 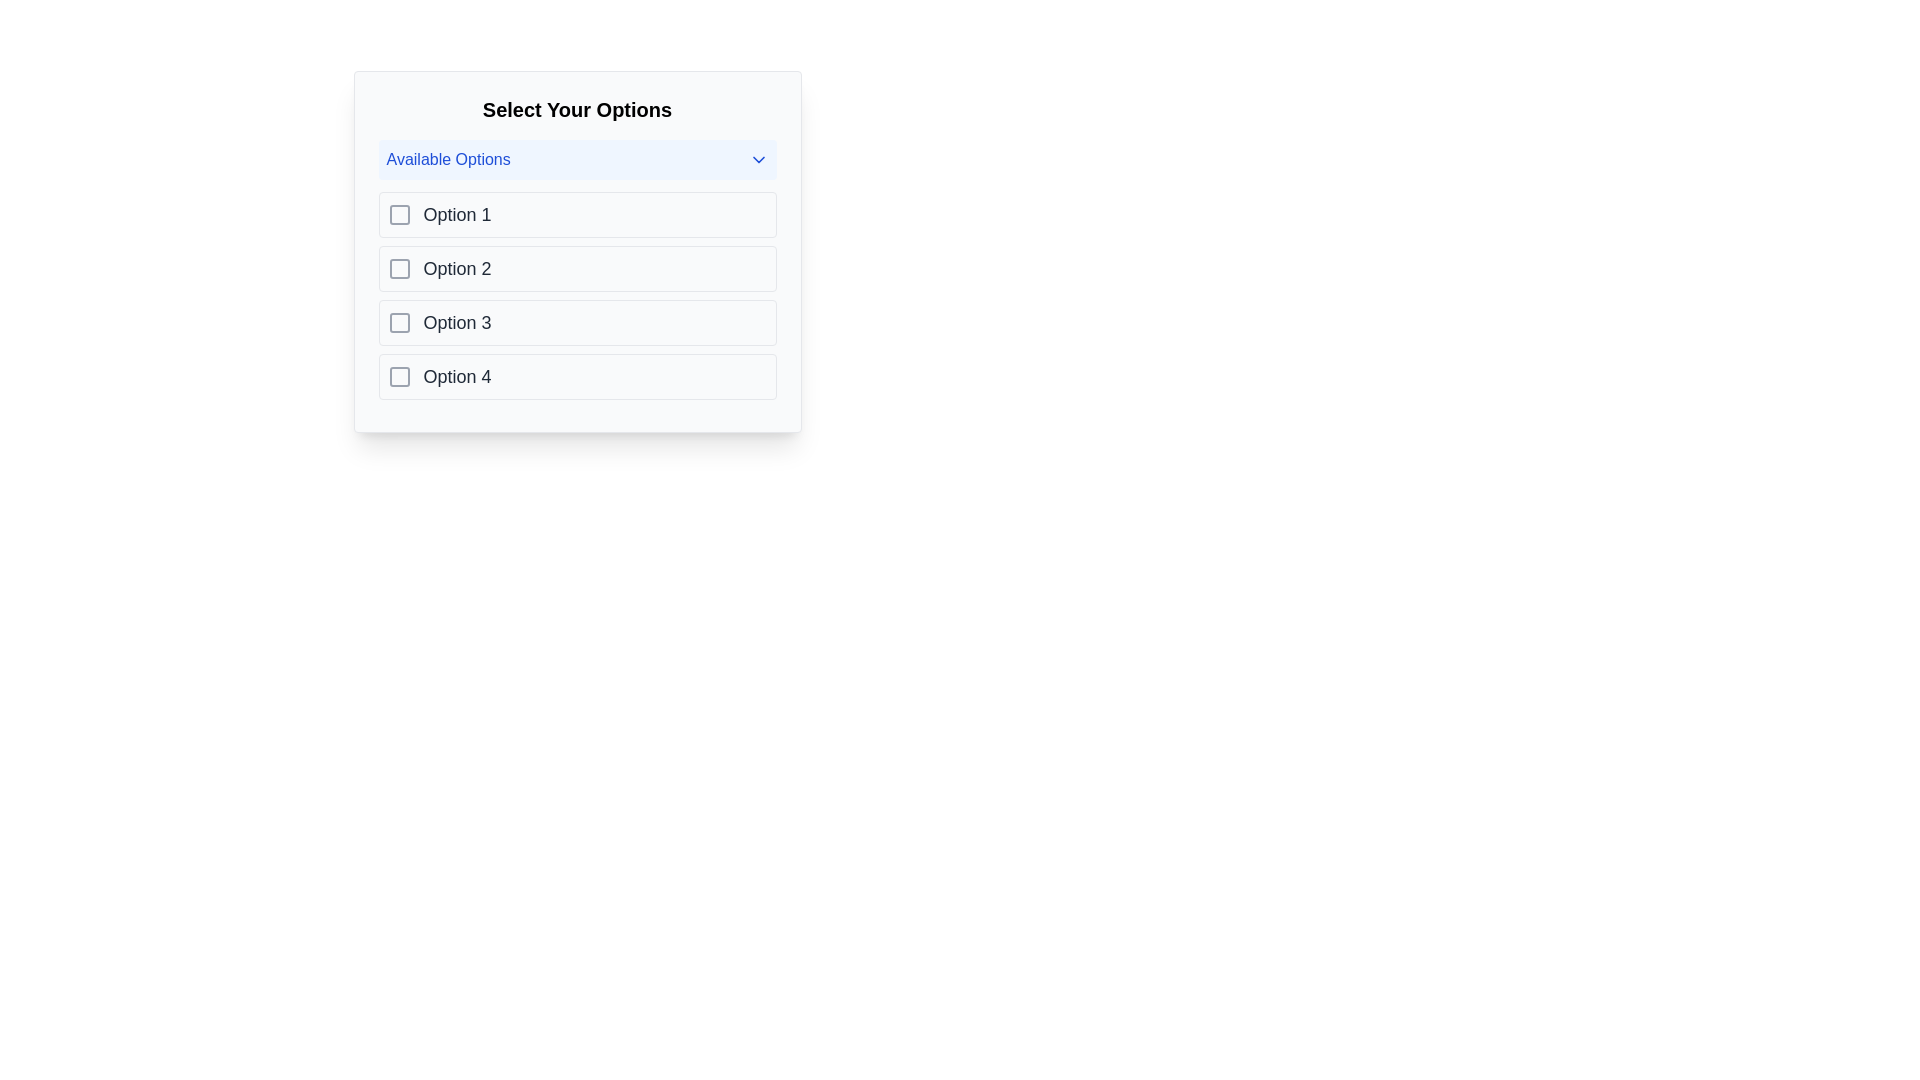 What do you see at coordinates (399, 322) in the screenshot?
I see `to select the checkbox located next to the label 'Option 3' in the third position of the vertical list under 'Available Options'` at bounding box center [399, 322].